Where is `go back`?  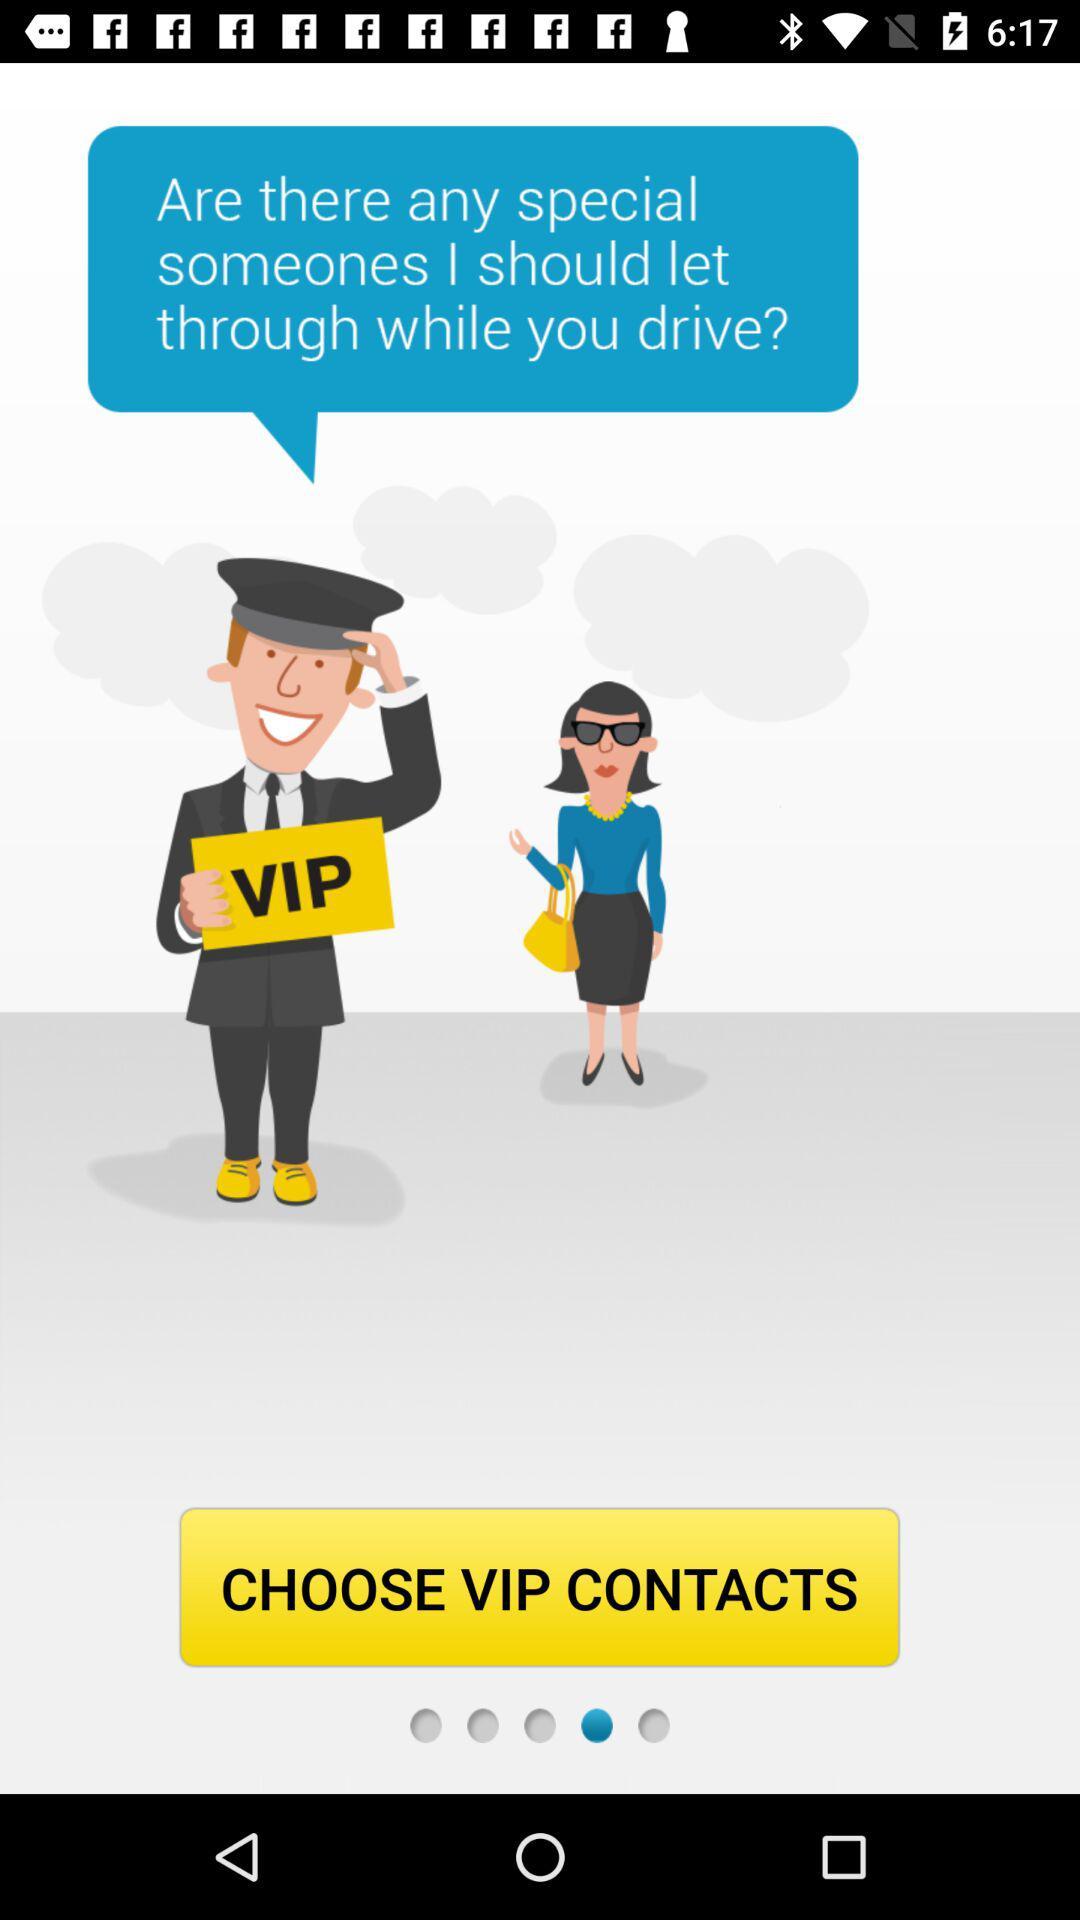
go back is located at coordinates (540, 1724).